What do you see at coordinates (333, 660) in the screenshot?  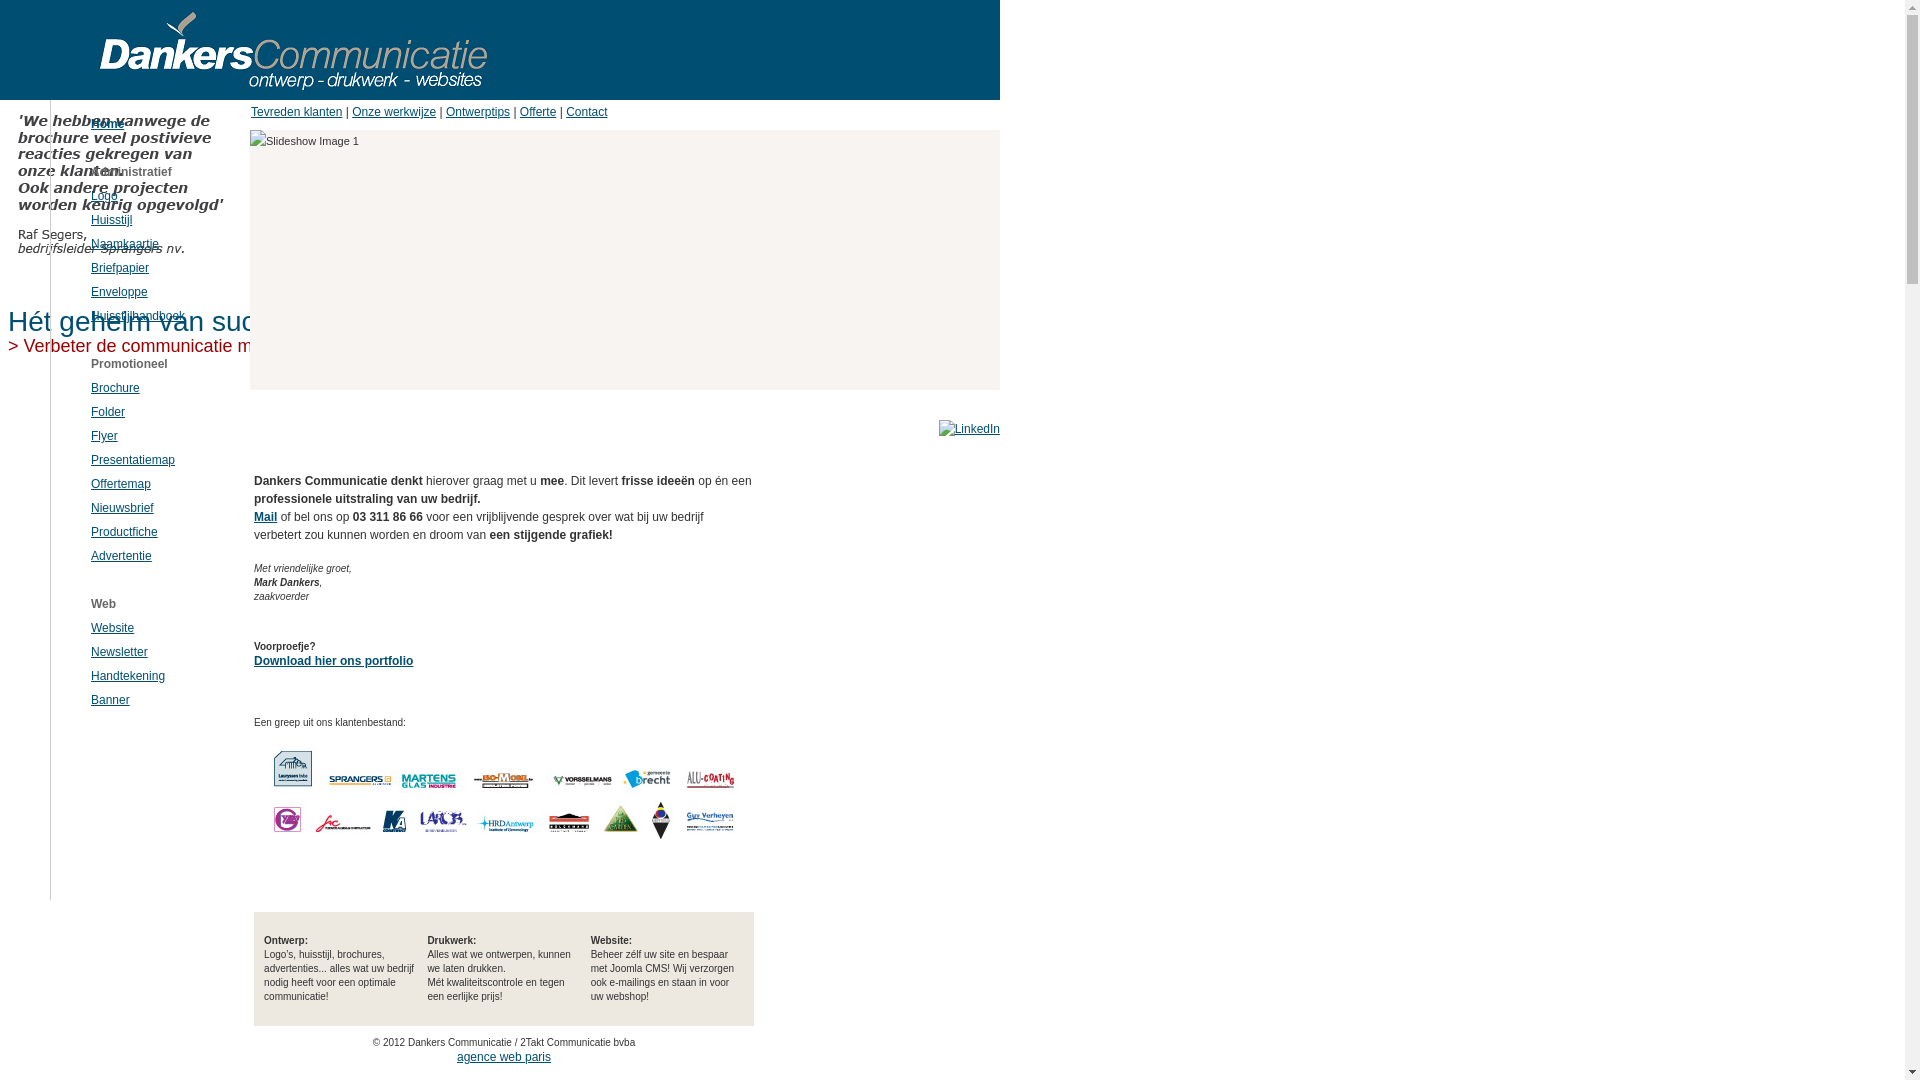 I see `'Download hier ons portfolio'` at bounding box center [333, 660].